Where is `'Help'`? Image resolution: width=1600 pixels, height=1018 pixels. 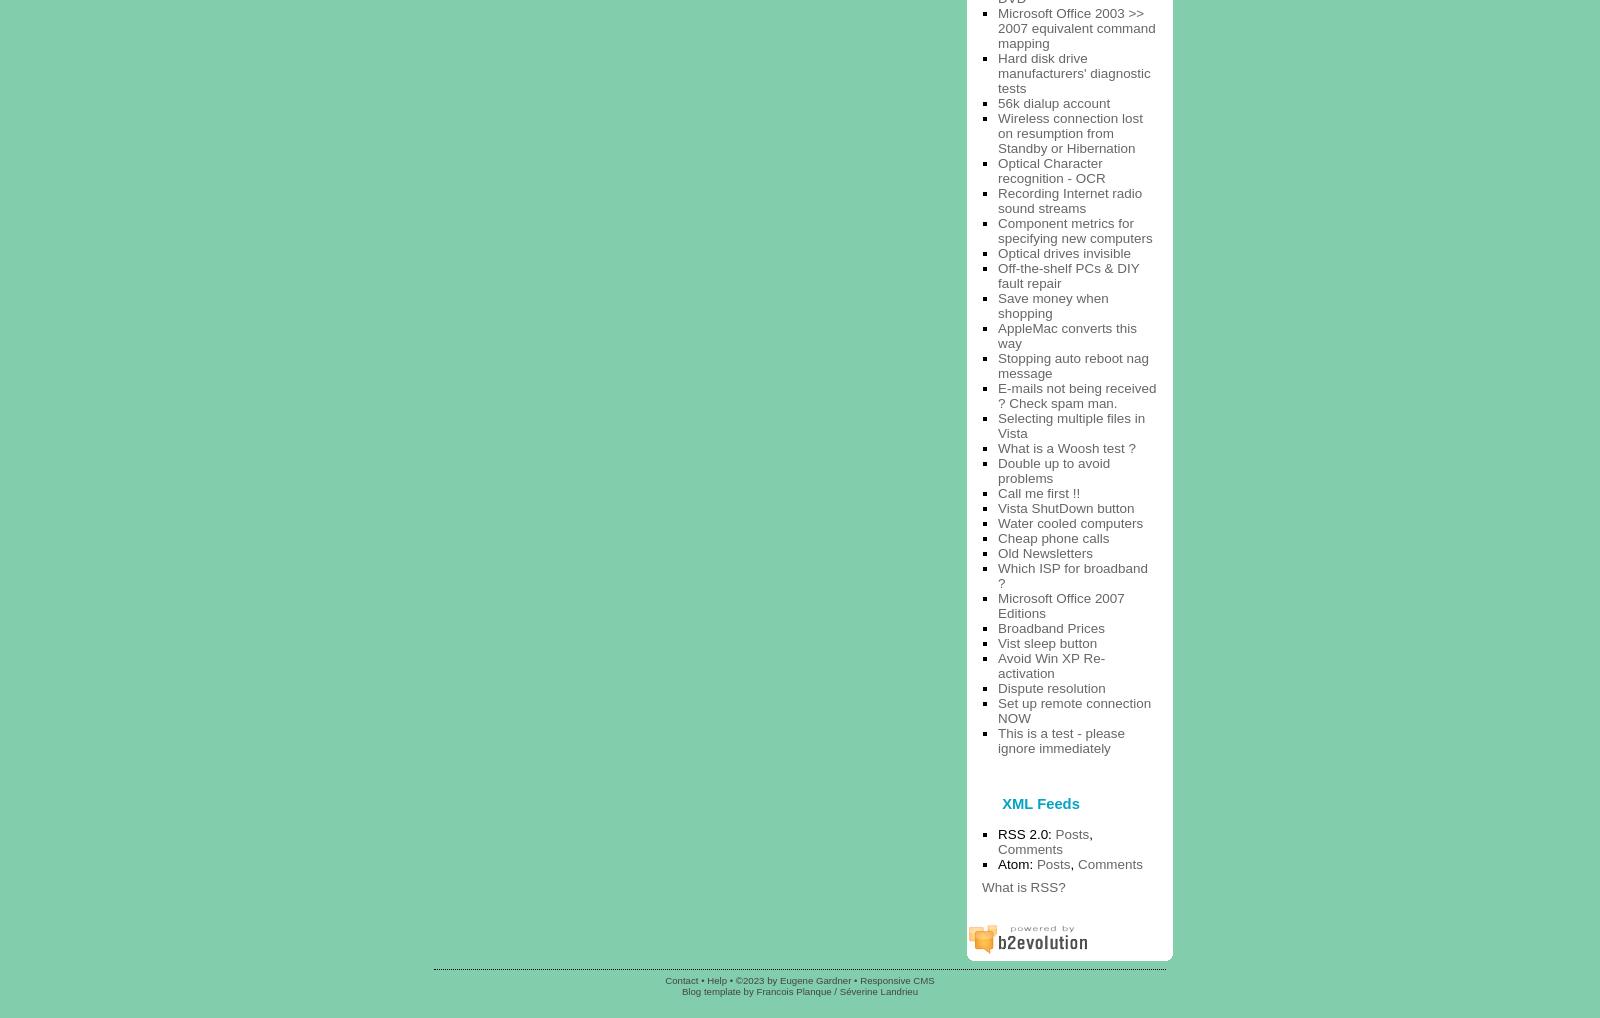 'Help' is located at coordinates (716, 980).